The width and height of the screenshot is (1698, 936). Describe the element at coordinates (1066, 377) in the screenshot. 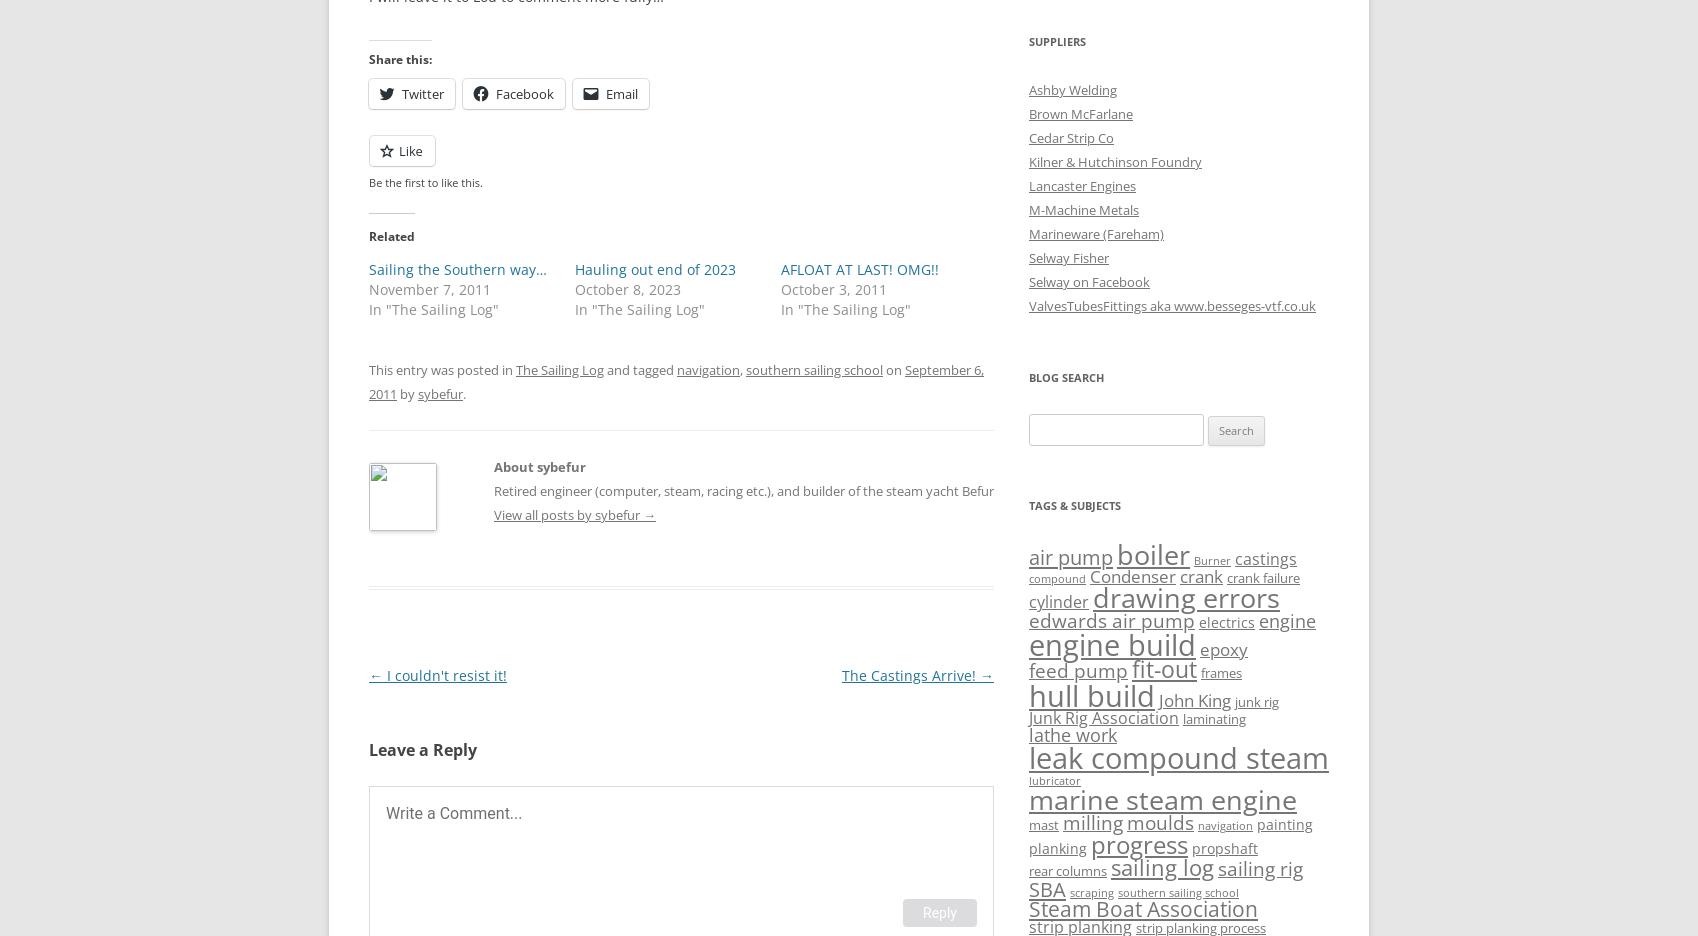

I see `'Blog Search'` at that location.